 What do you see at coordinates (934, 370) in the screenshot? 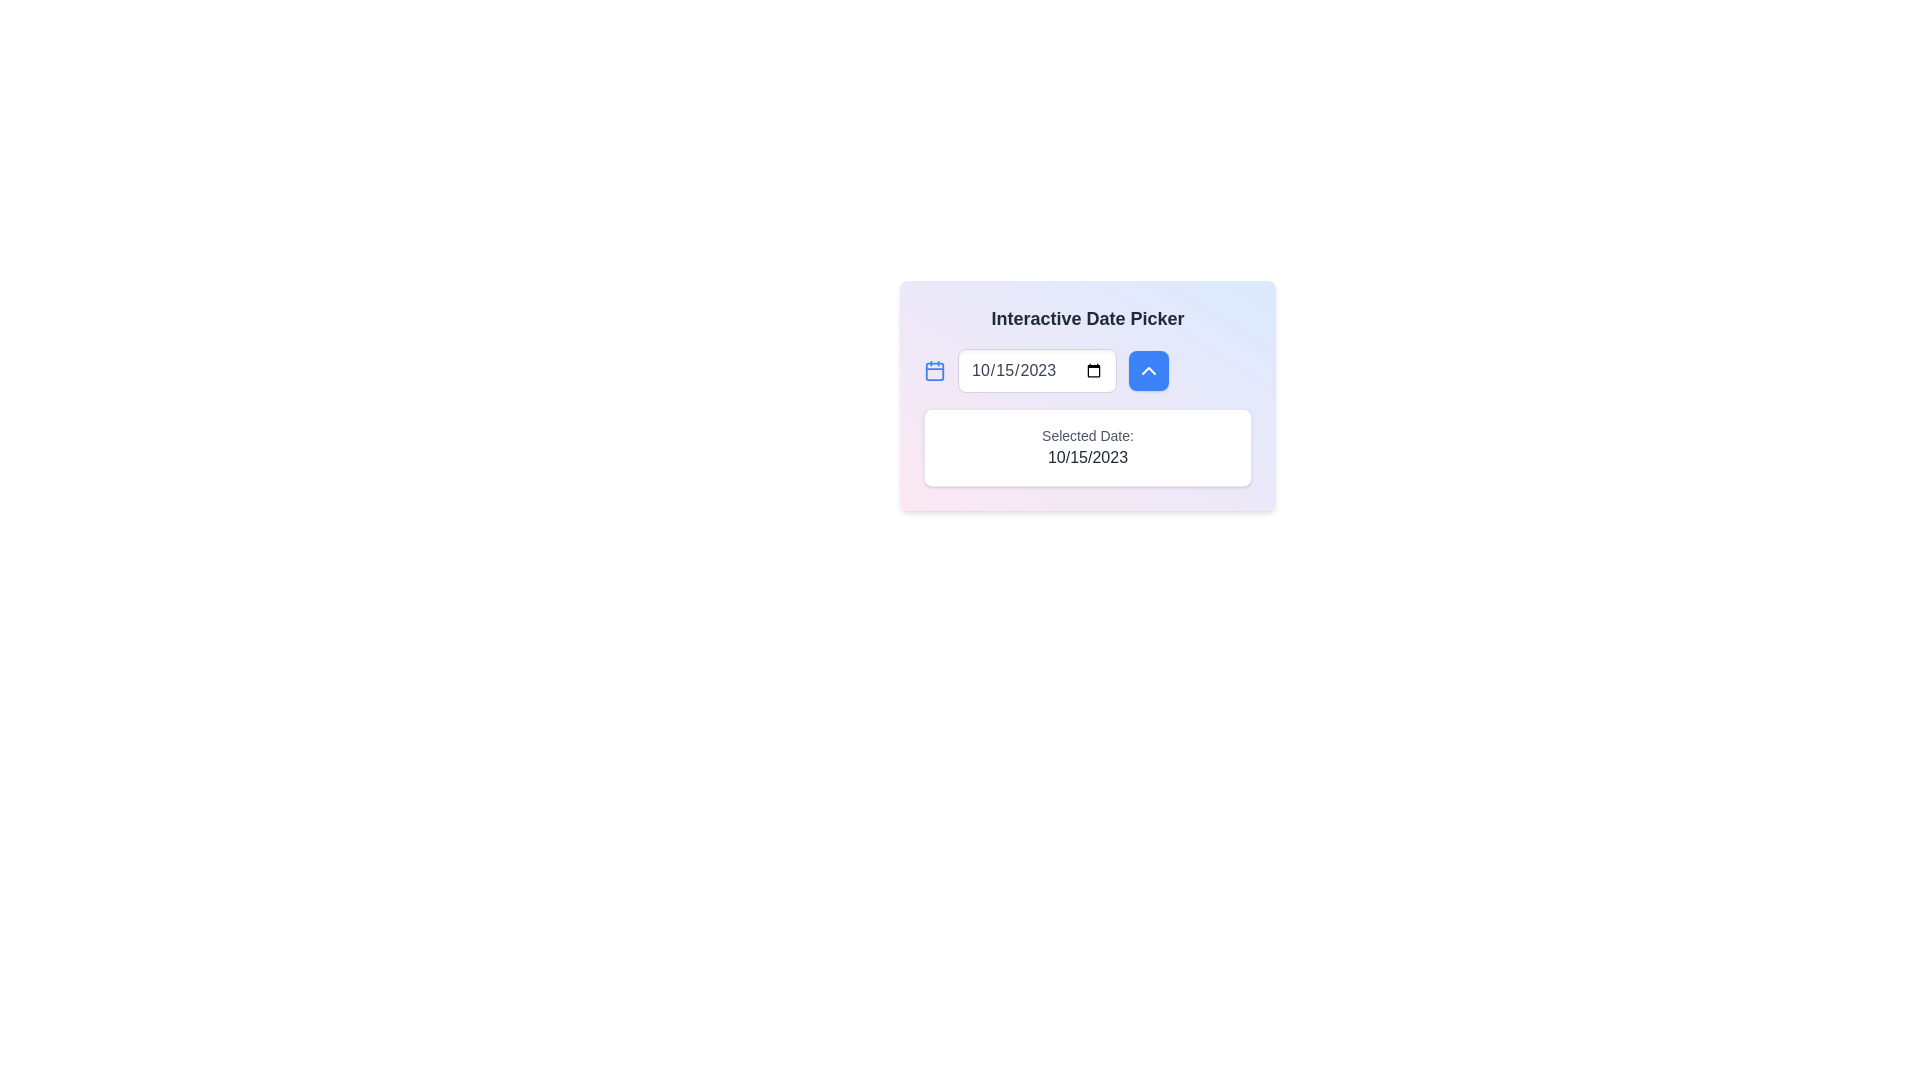
I see `the calendar icon, which is the leftmost component in the horizontal layout preceding the date input field` at bounding box center [934, 370].